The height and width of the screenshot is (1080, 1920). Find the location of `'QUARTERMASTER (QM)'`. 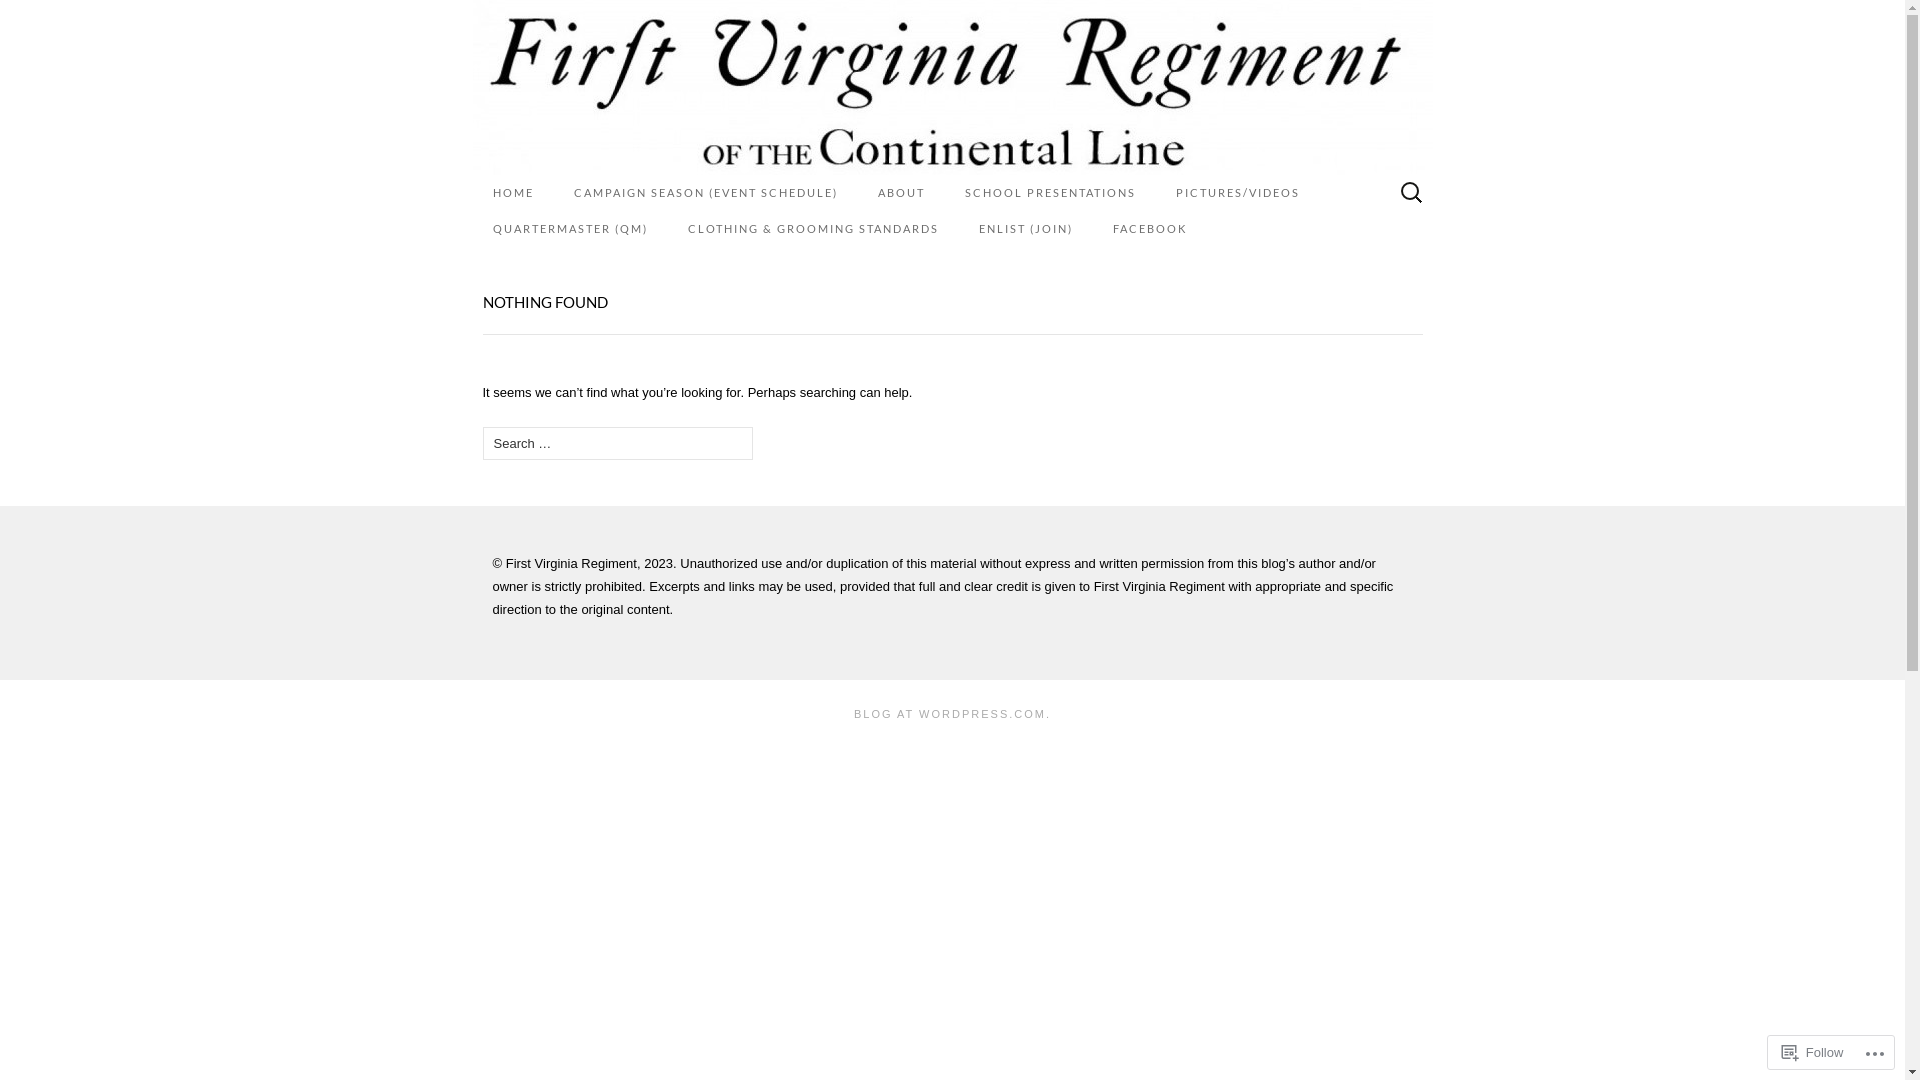

'QUARTERMASTER (QM)' is located at coordinates (568, 227).